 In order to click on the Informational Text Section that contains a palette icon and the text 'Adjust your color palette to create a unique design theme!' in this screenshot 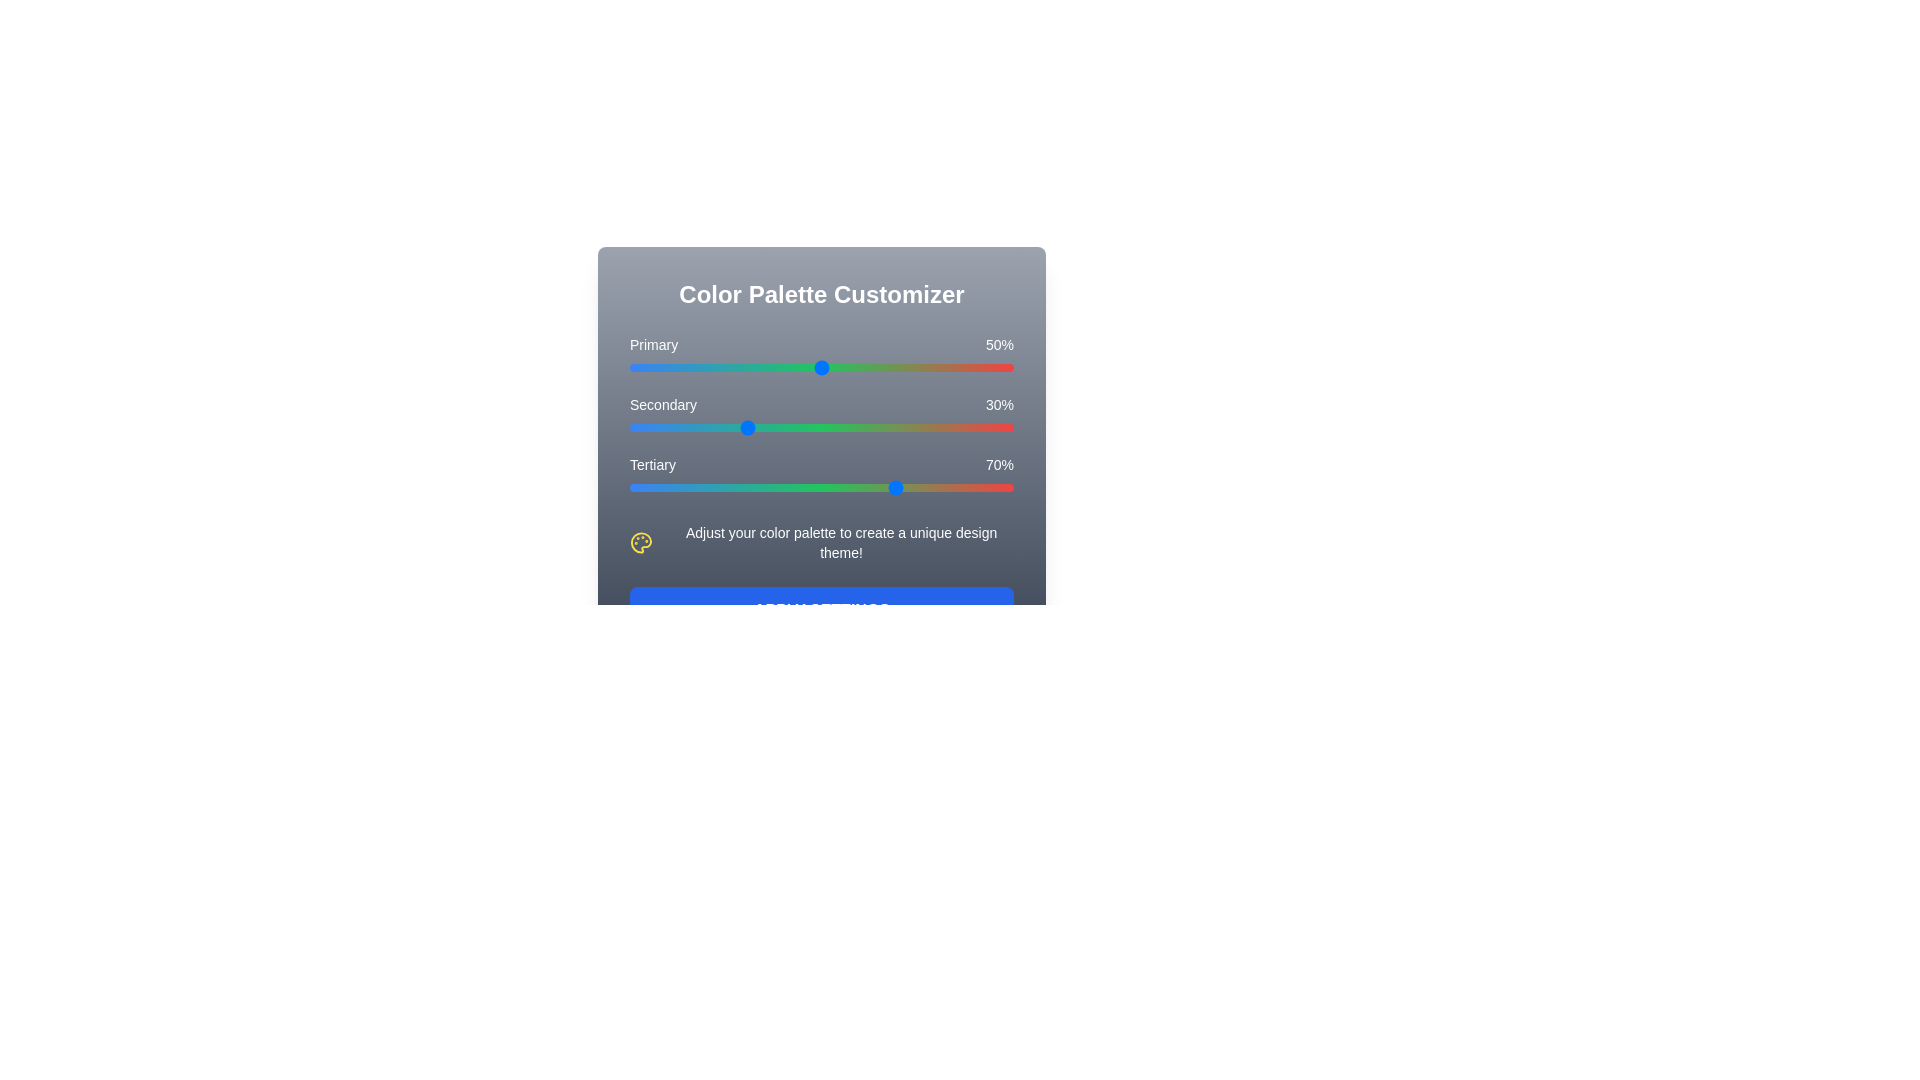, I will do `click(821, 543)`.